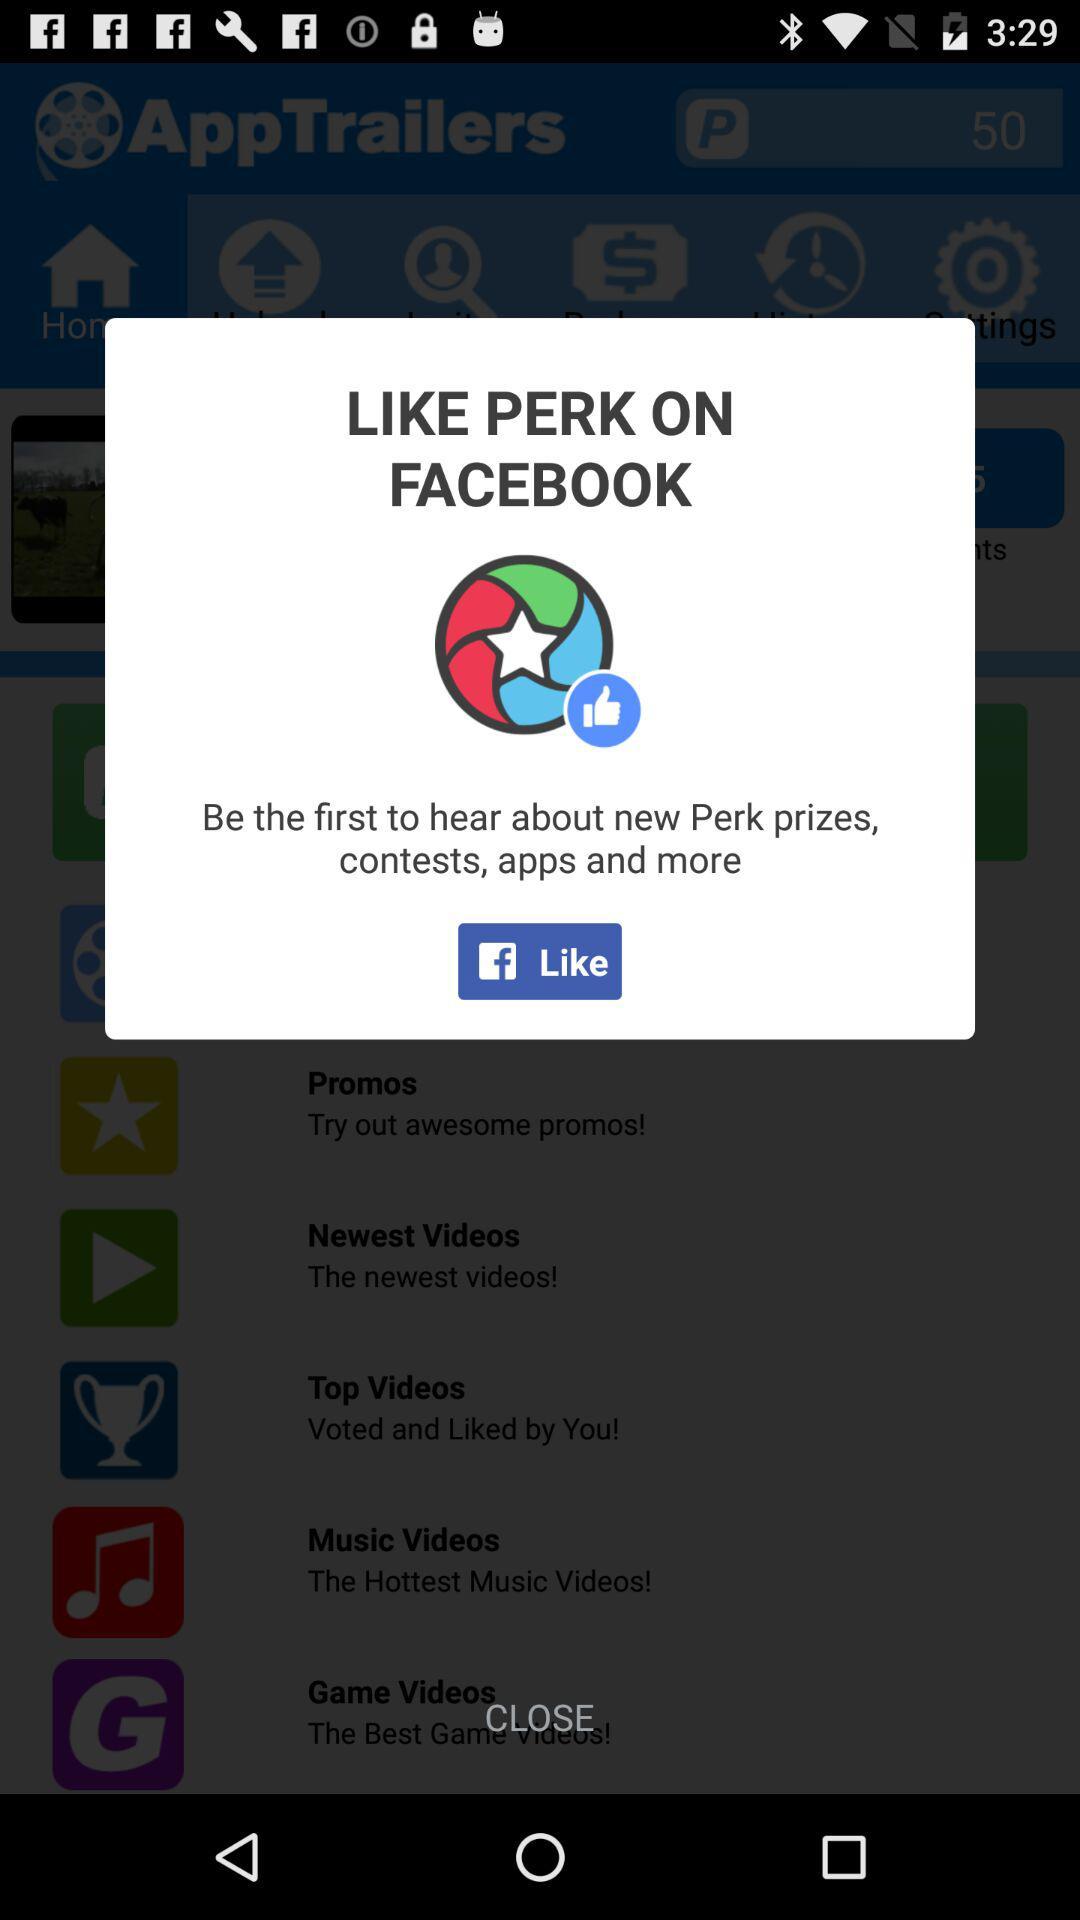  I want to click on app at the bottom, so click(538, 1715).